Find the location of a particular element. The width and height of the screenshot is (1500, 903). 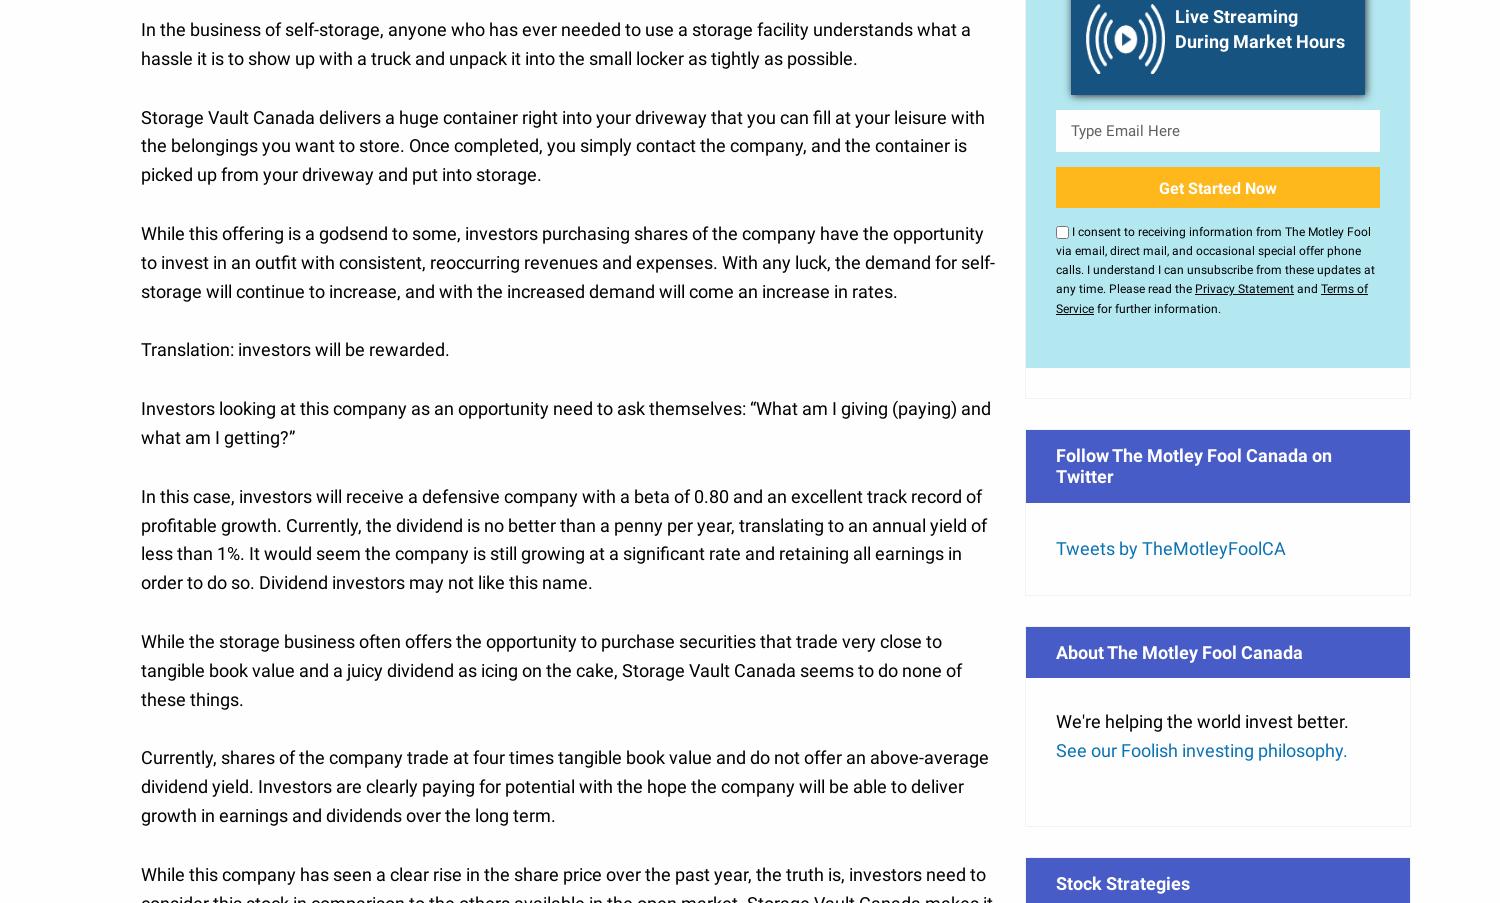

'All Services' is located at coordinates (1130, 570).